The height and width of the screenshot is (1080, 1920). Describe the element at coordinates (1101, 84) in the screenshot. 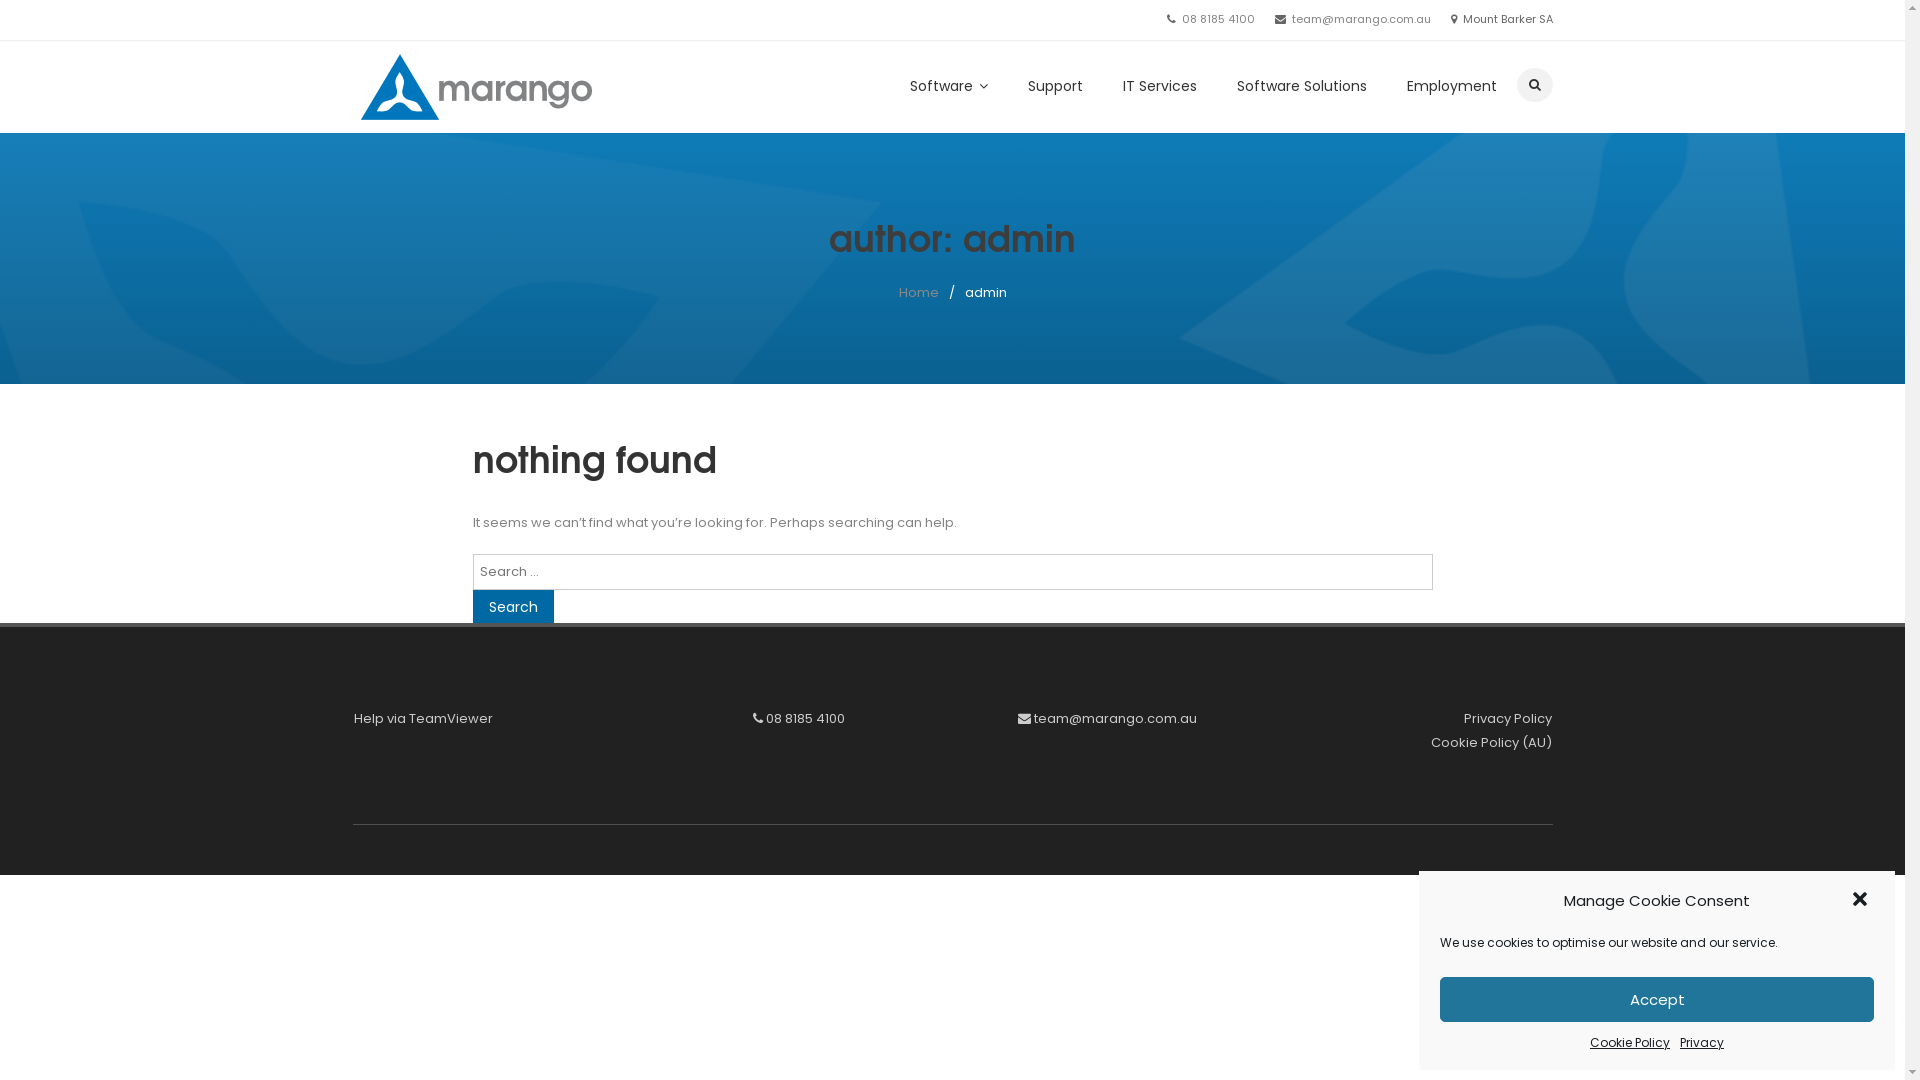

I see `'IT Services'` at that location.